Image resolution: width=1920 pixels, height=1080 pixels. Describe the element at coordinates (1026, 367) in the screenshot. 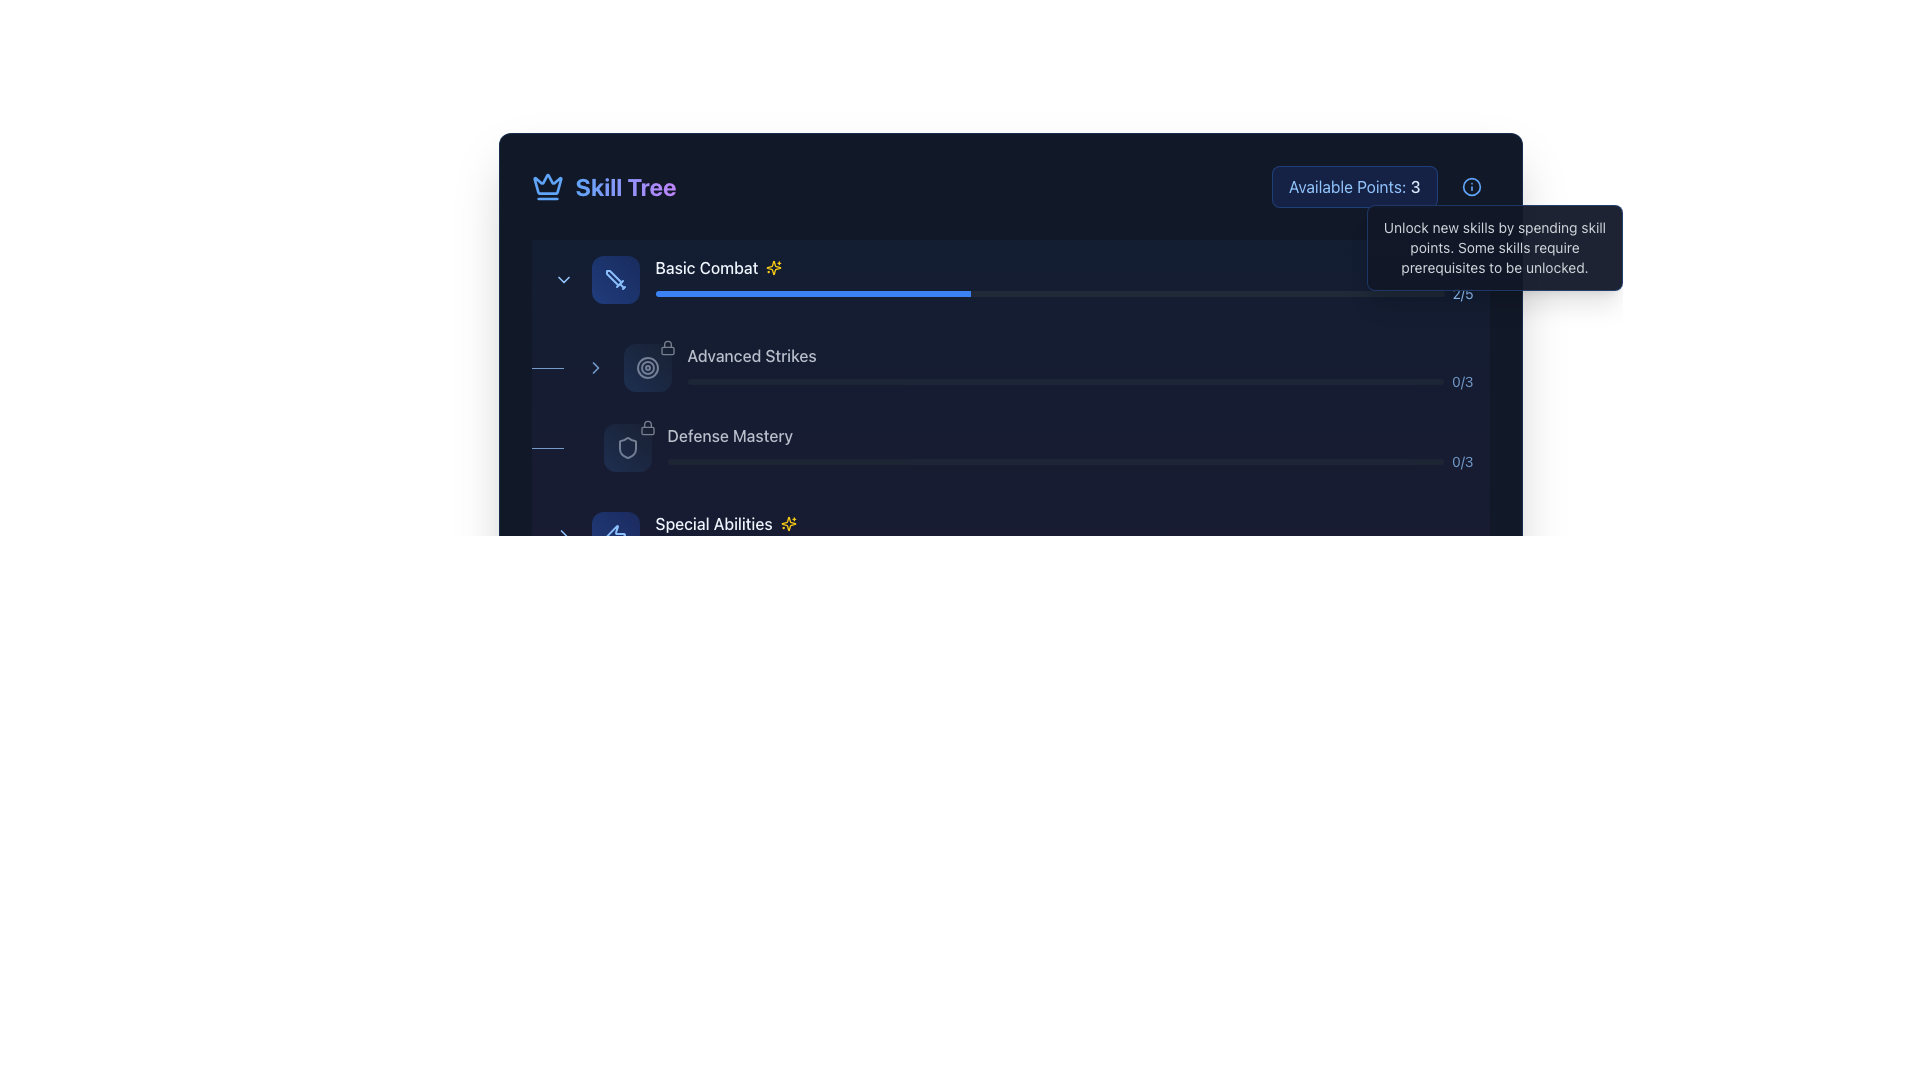

I see `the 'Advanced Strikes' skill entry in the skill tree layout, which is styled to indicate it is not interactable and located above the 'Defense Mastery' section` at that location.